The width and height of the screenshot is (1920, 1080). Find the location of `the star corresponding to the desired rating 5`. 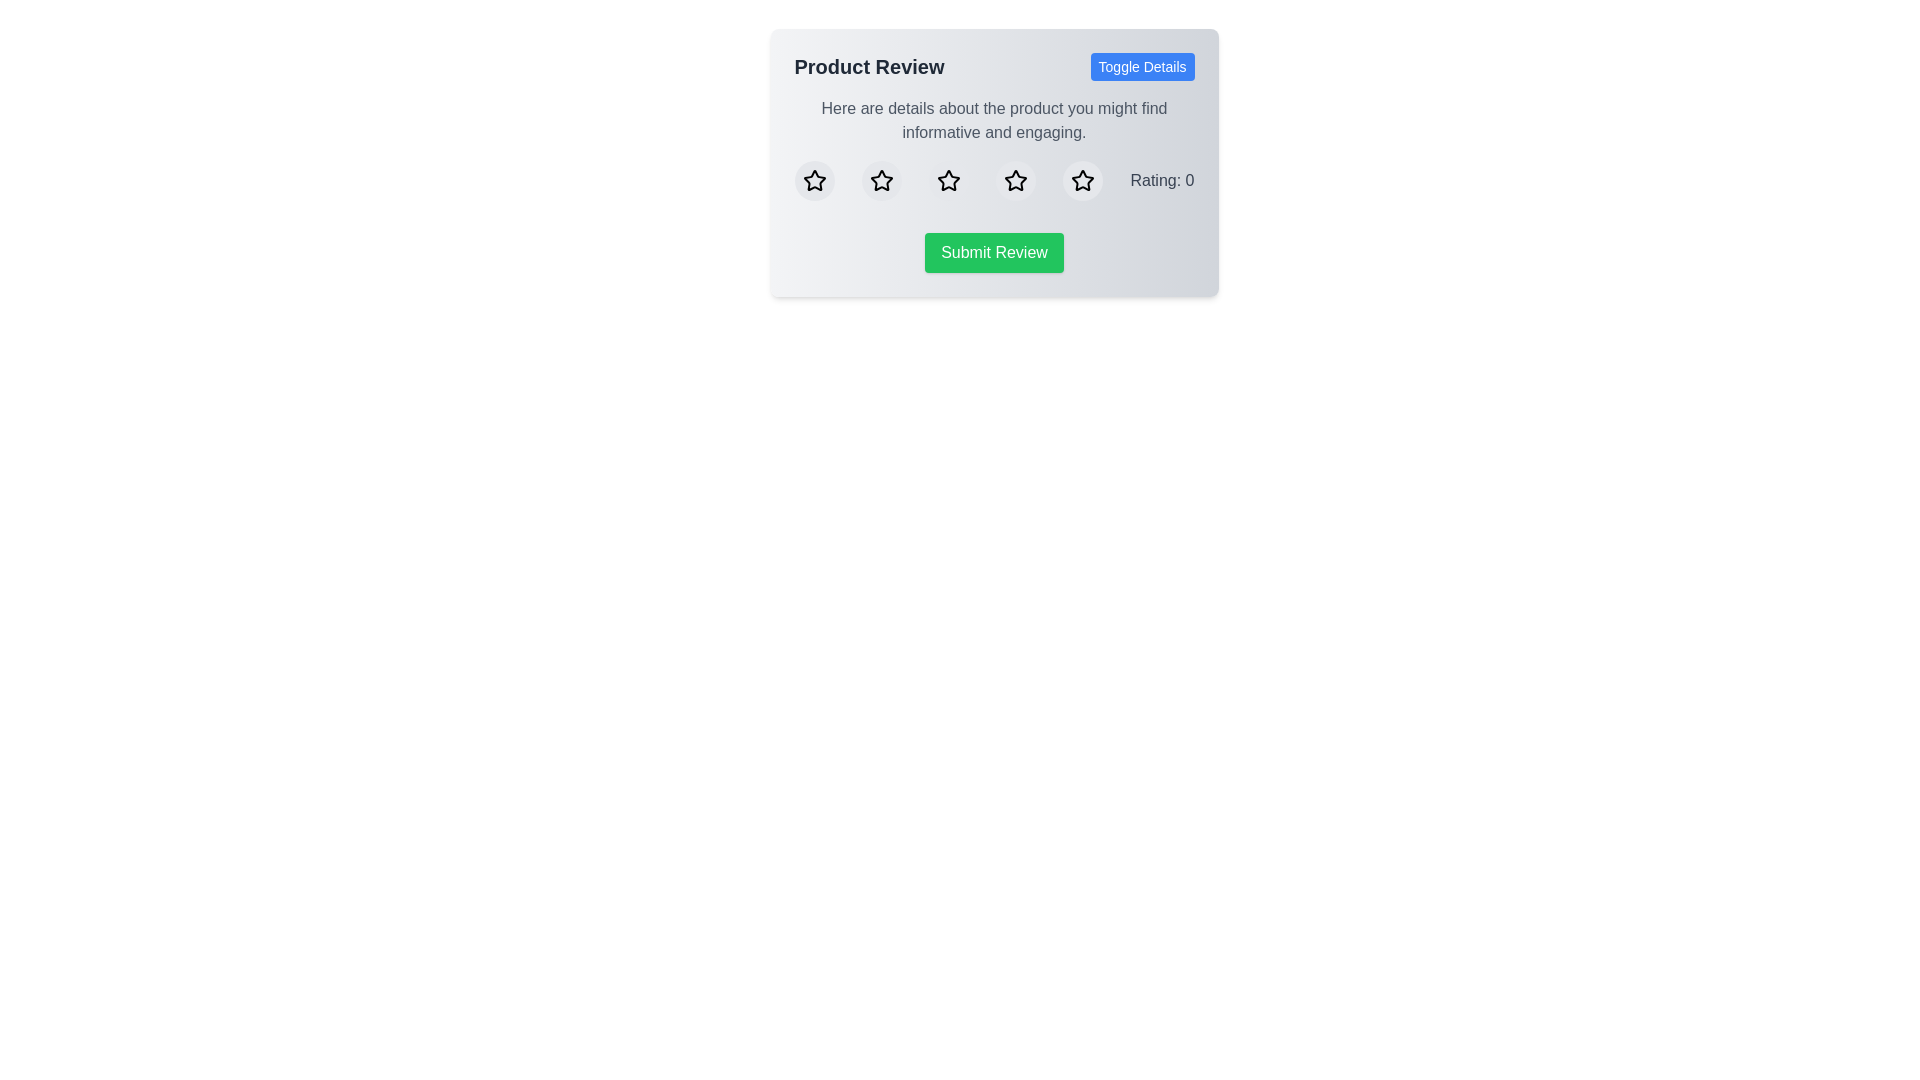

the star corresponding to the desired rating 5 is located at coordinates (1082, 181).